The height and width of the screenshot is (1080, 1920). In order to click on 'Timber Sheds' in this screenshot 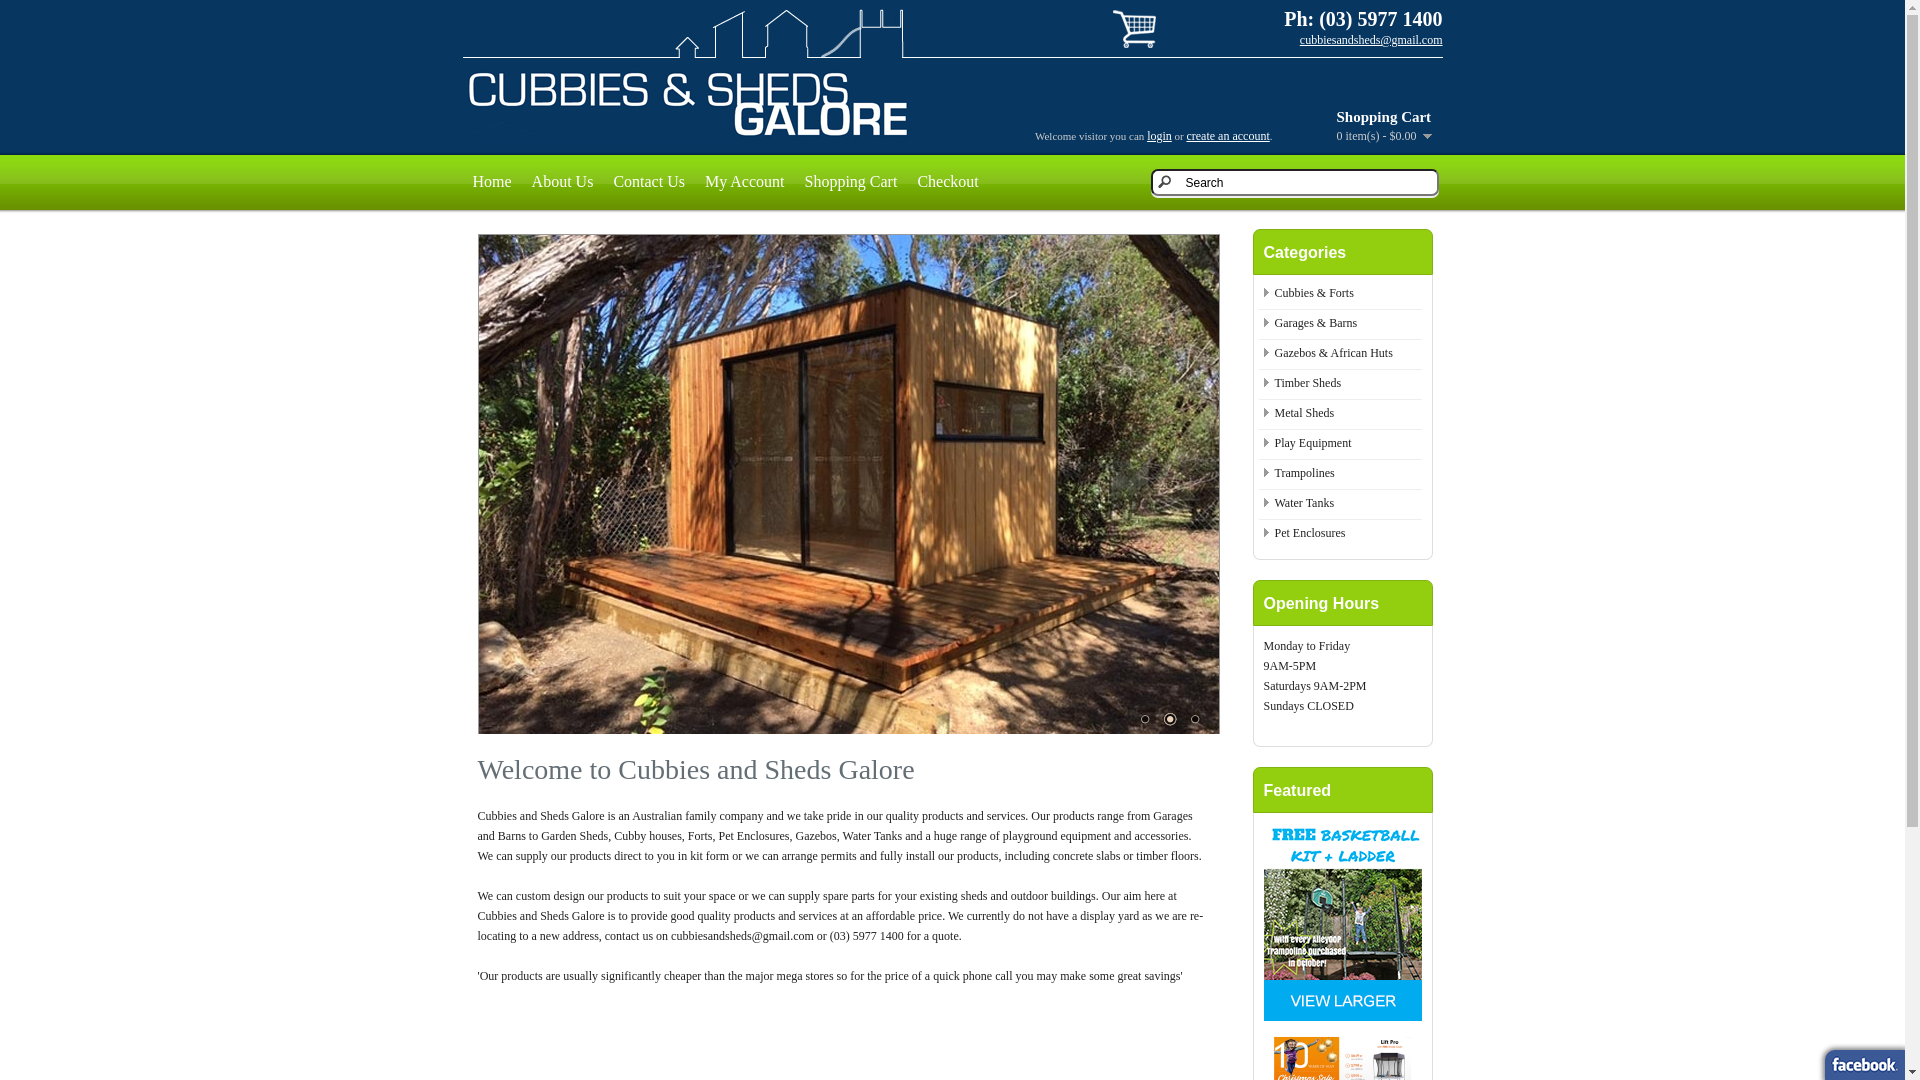, I will do `click(1307, 382)`.